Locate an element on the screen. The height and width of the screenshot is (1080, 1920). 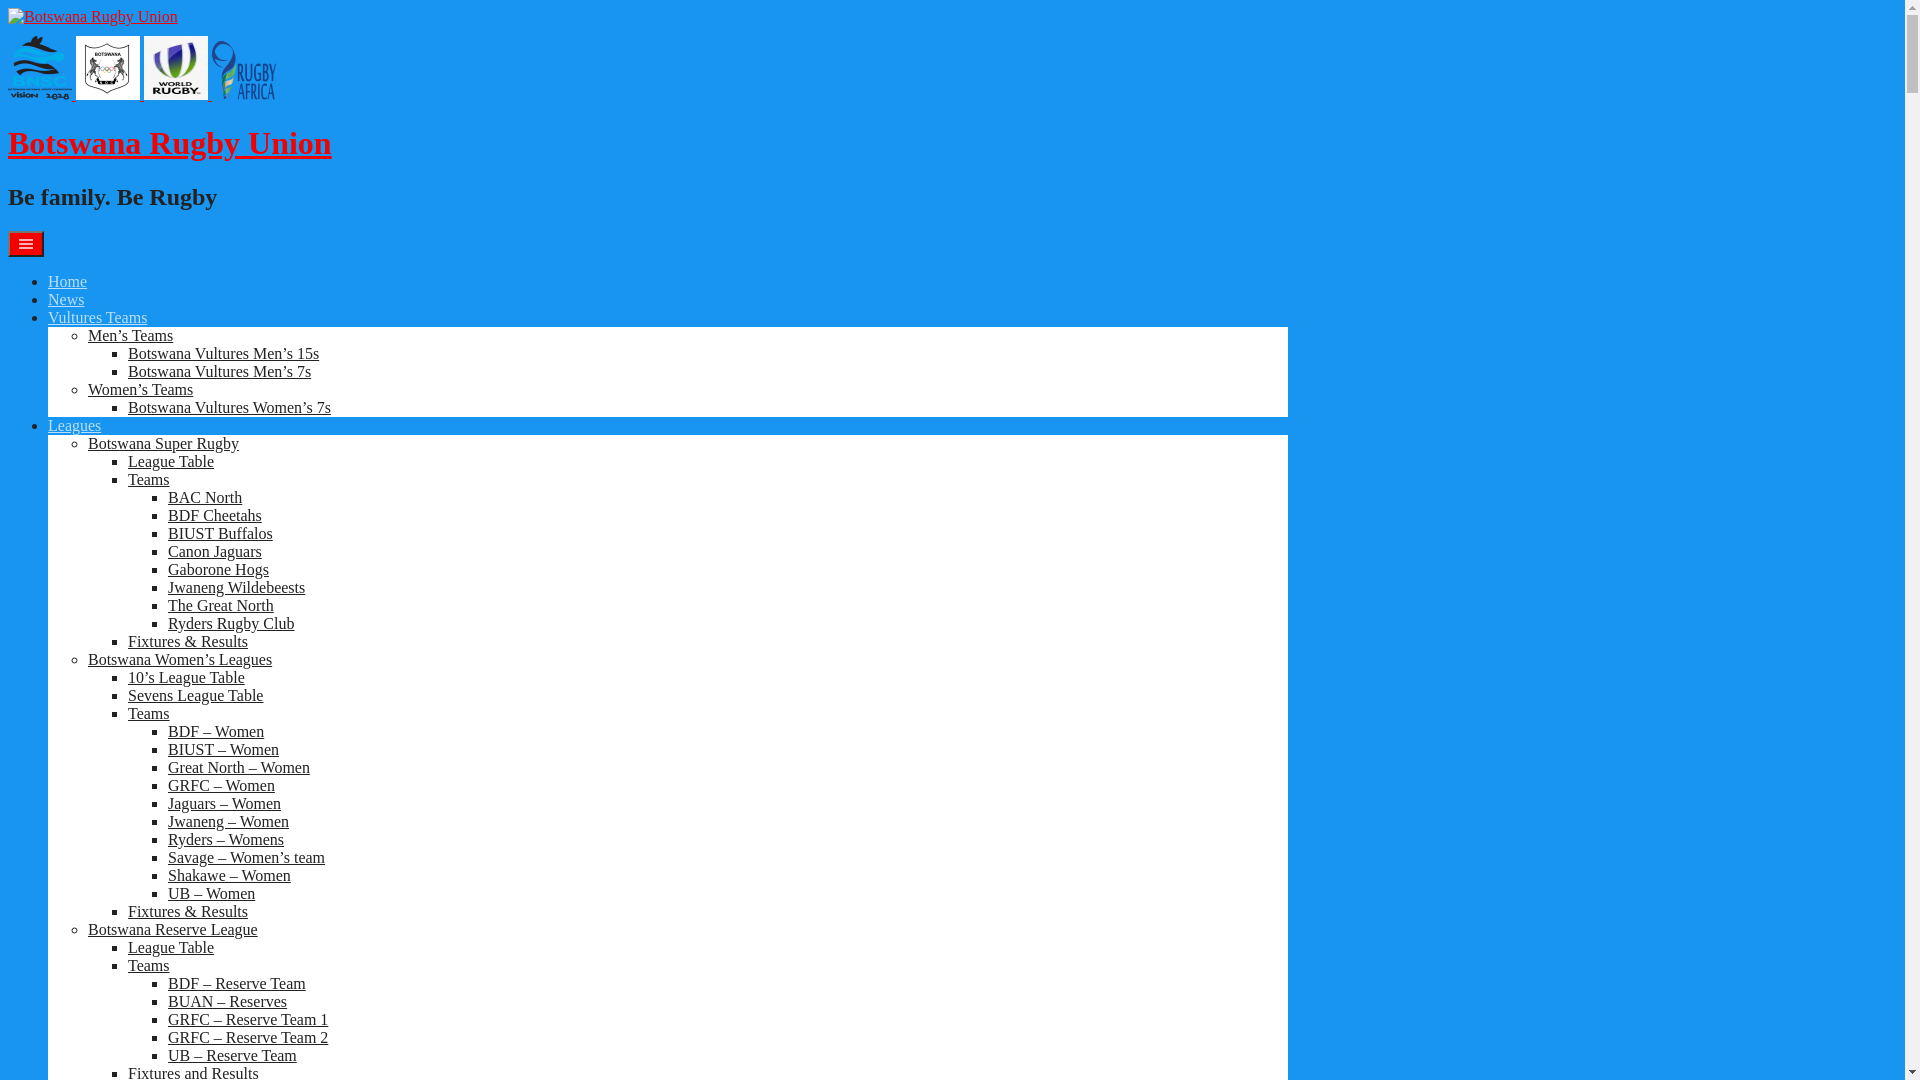
'Fixtures & Results' is located at coordinates (127, 641).